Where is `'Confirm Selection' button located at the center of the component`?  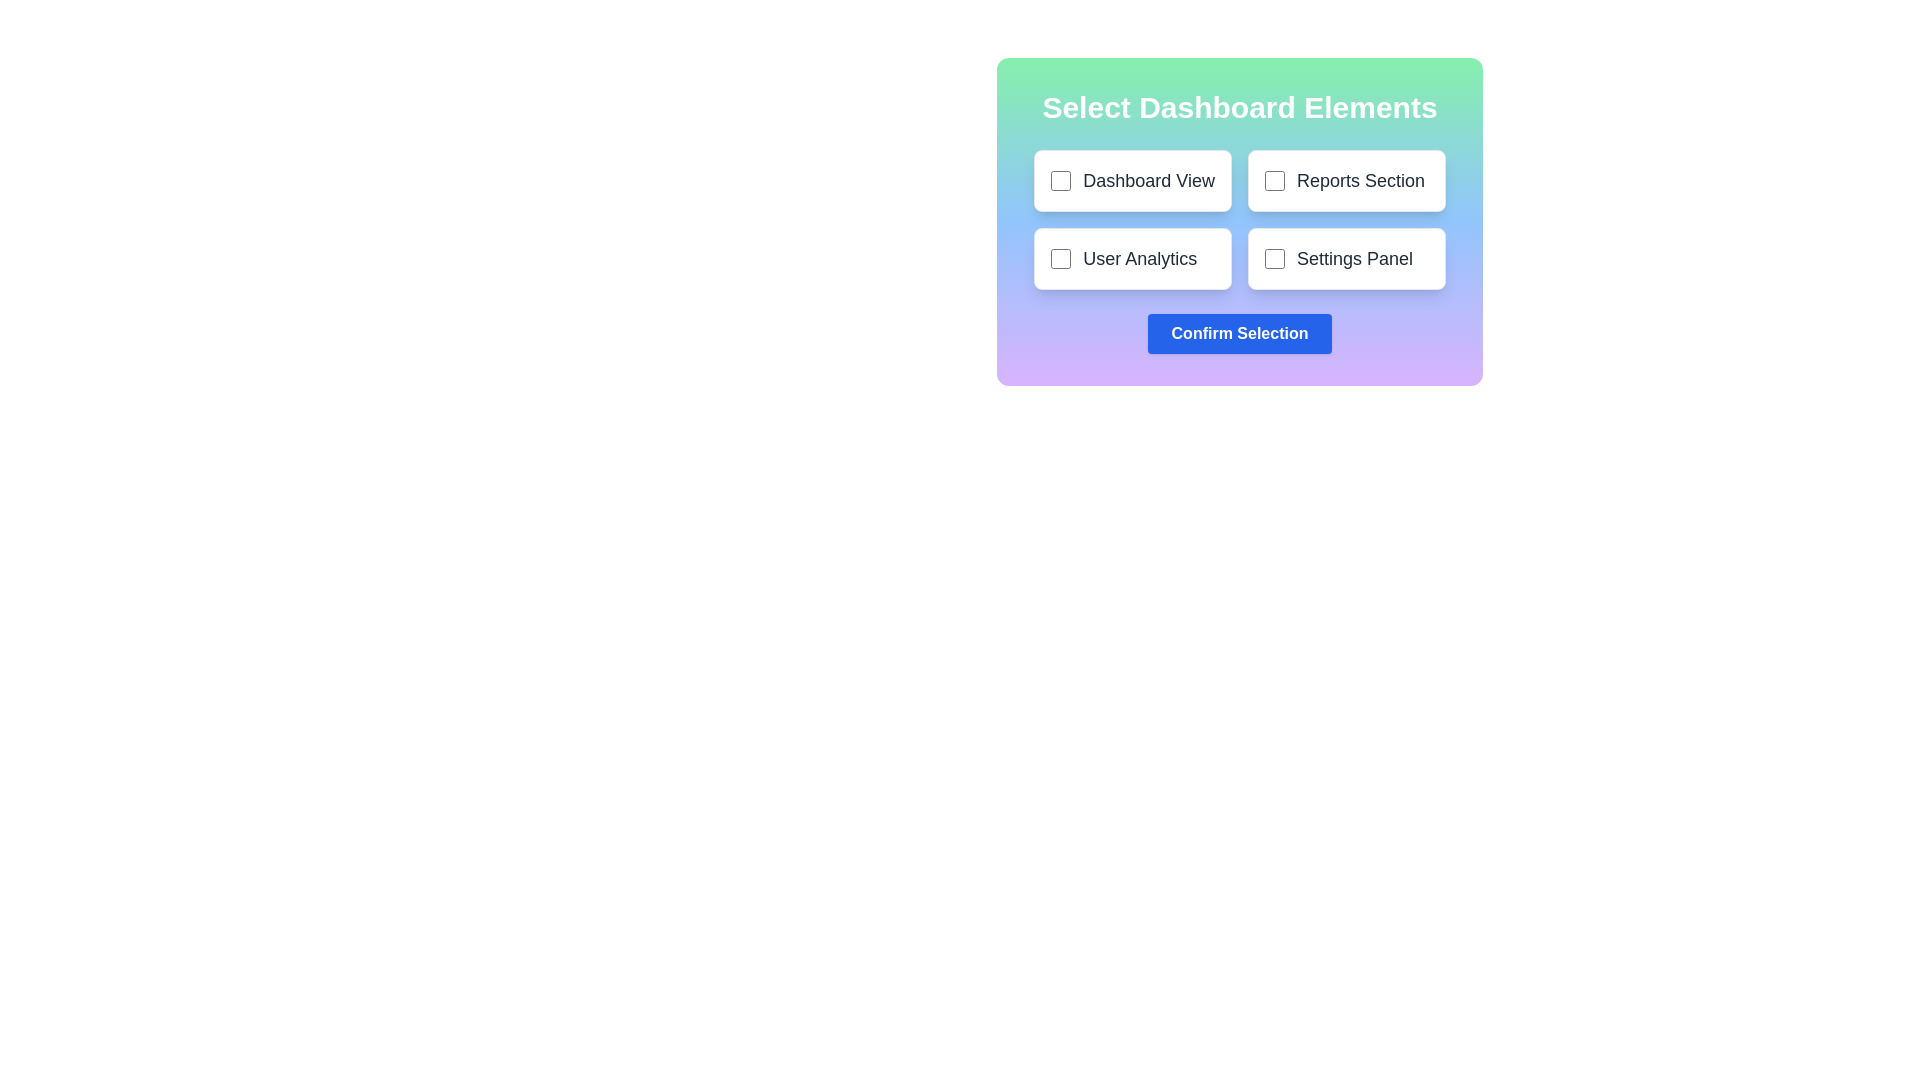
'Confirm Selection' button located at the center of the component is located at coordinates (1238, 333).